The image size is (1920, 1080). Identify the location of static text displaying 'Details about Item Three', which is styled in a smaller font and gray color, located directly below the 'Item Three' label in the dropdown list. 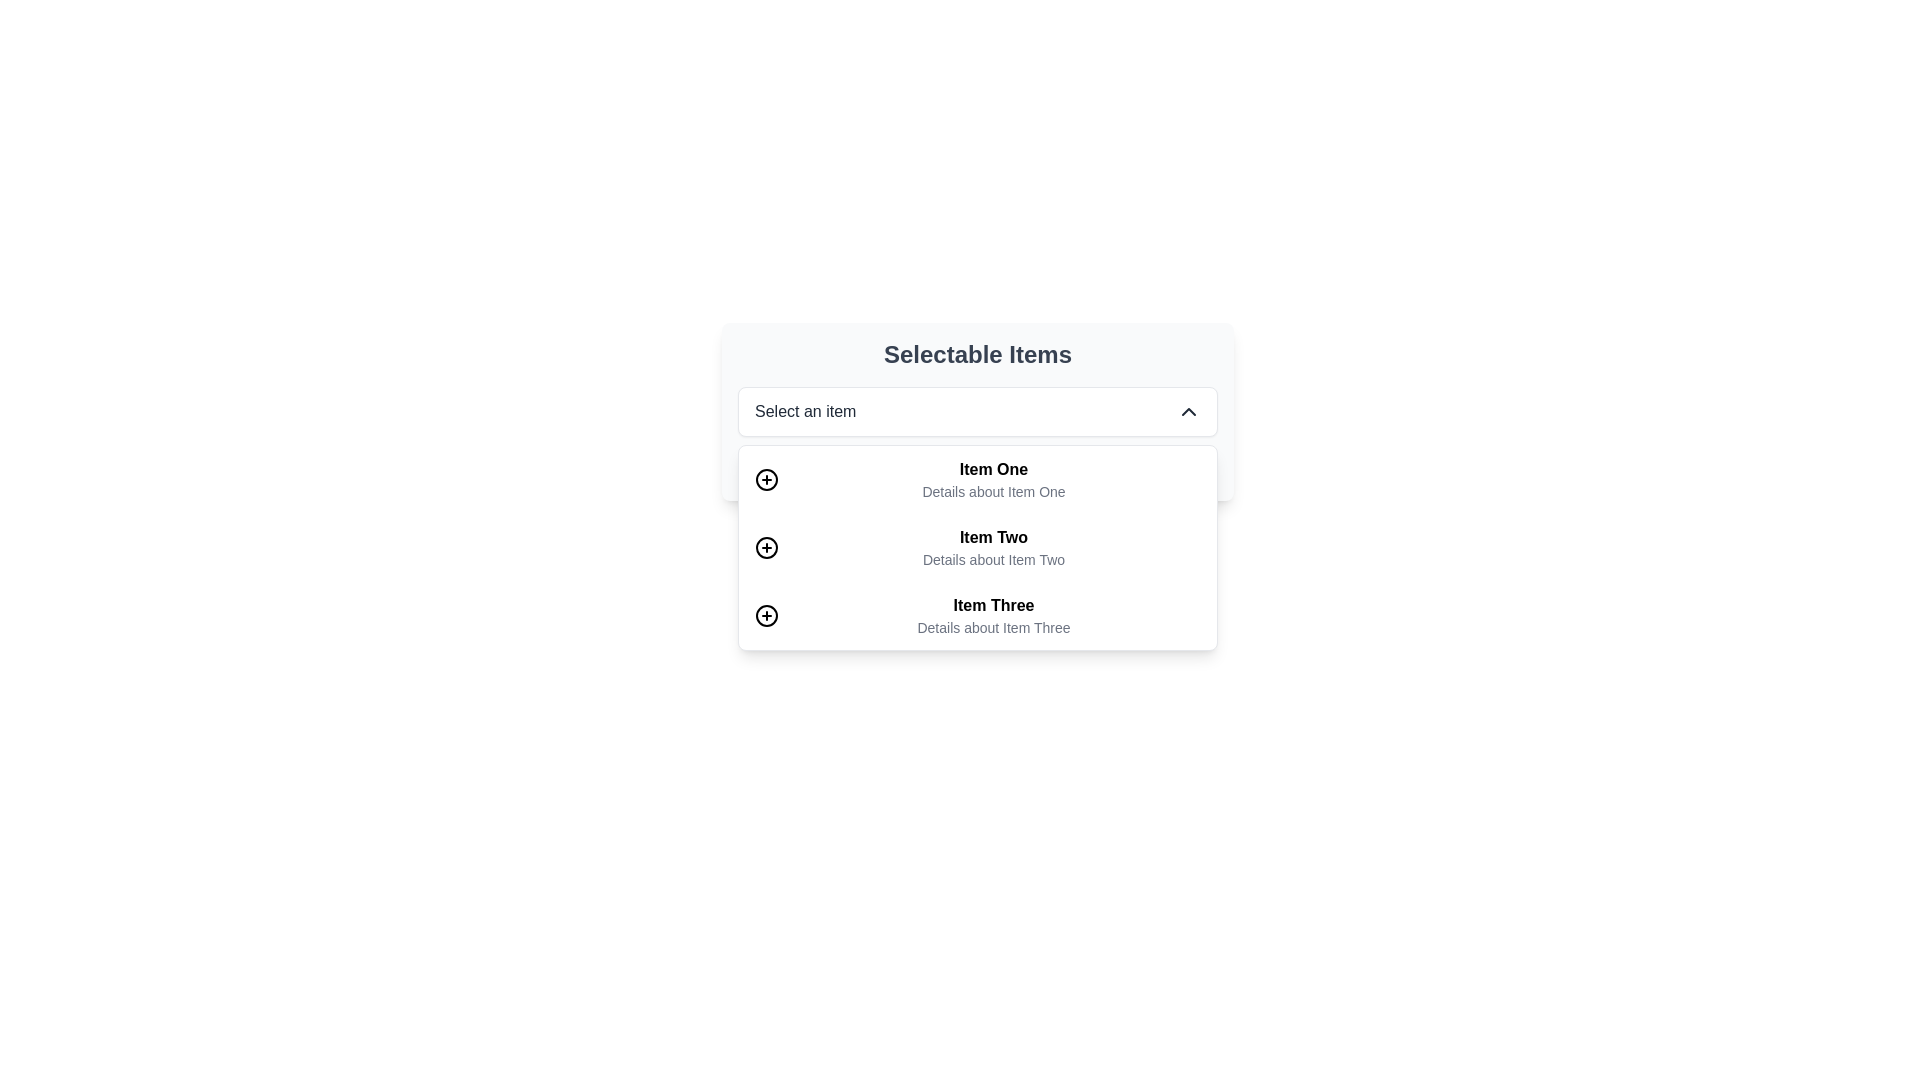
(993, 627).